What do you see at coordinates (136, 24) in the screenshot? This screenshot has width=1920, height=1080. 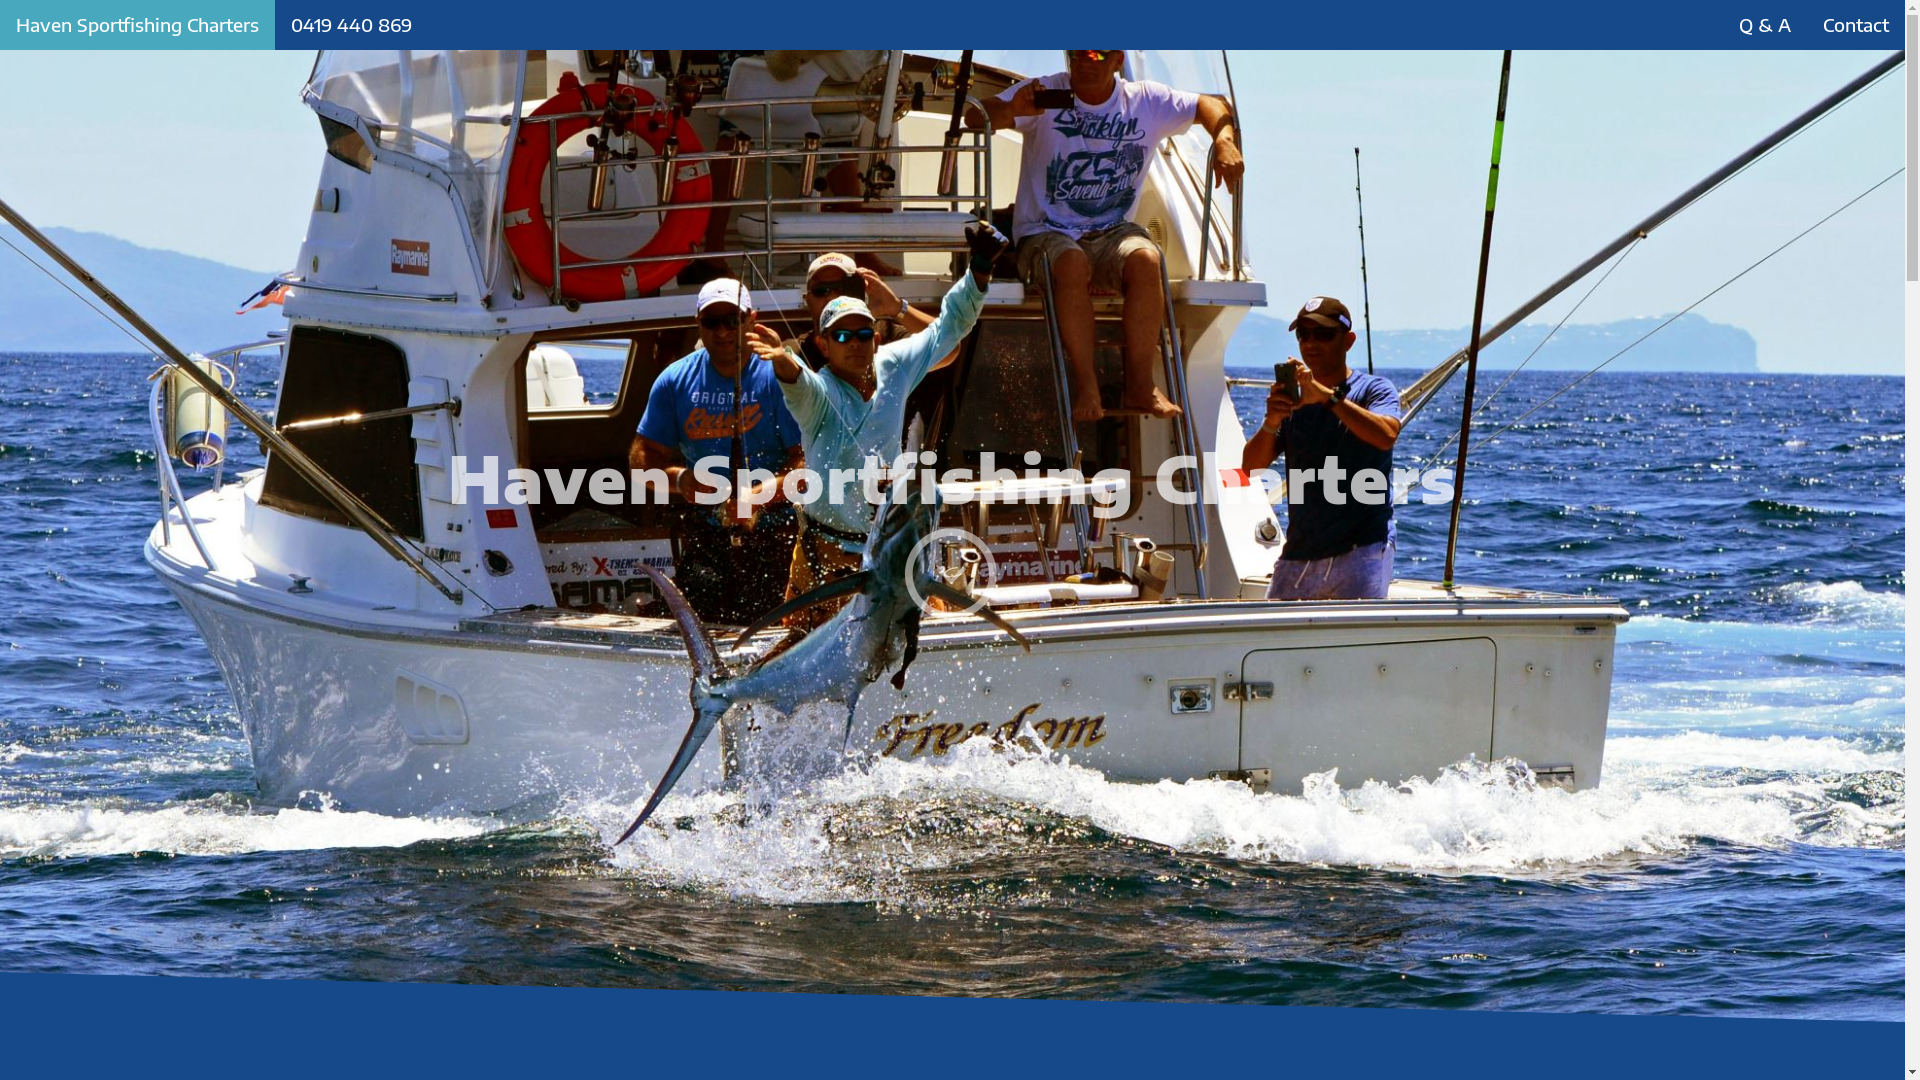 I see `'Haven Sportfishing Charters'` at bounding box center [136, 24].